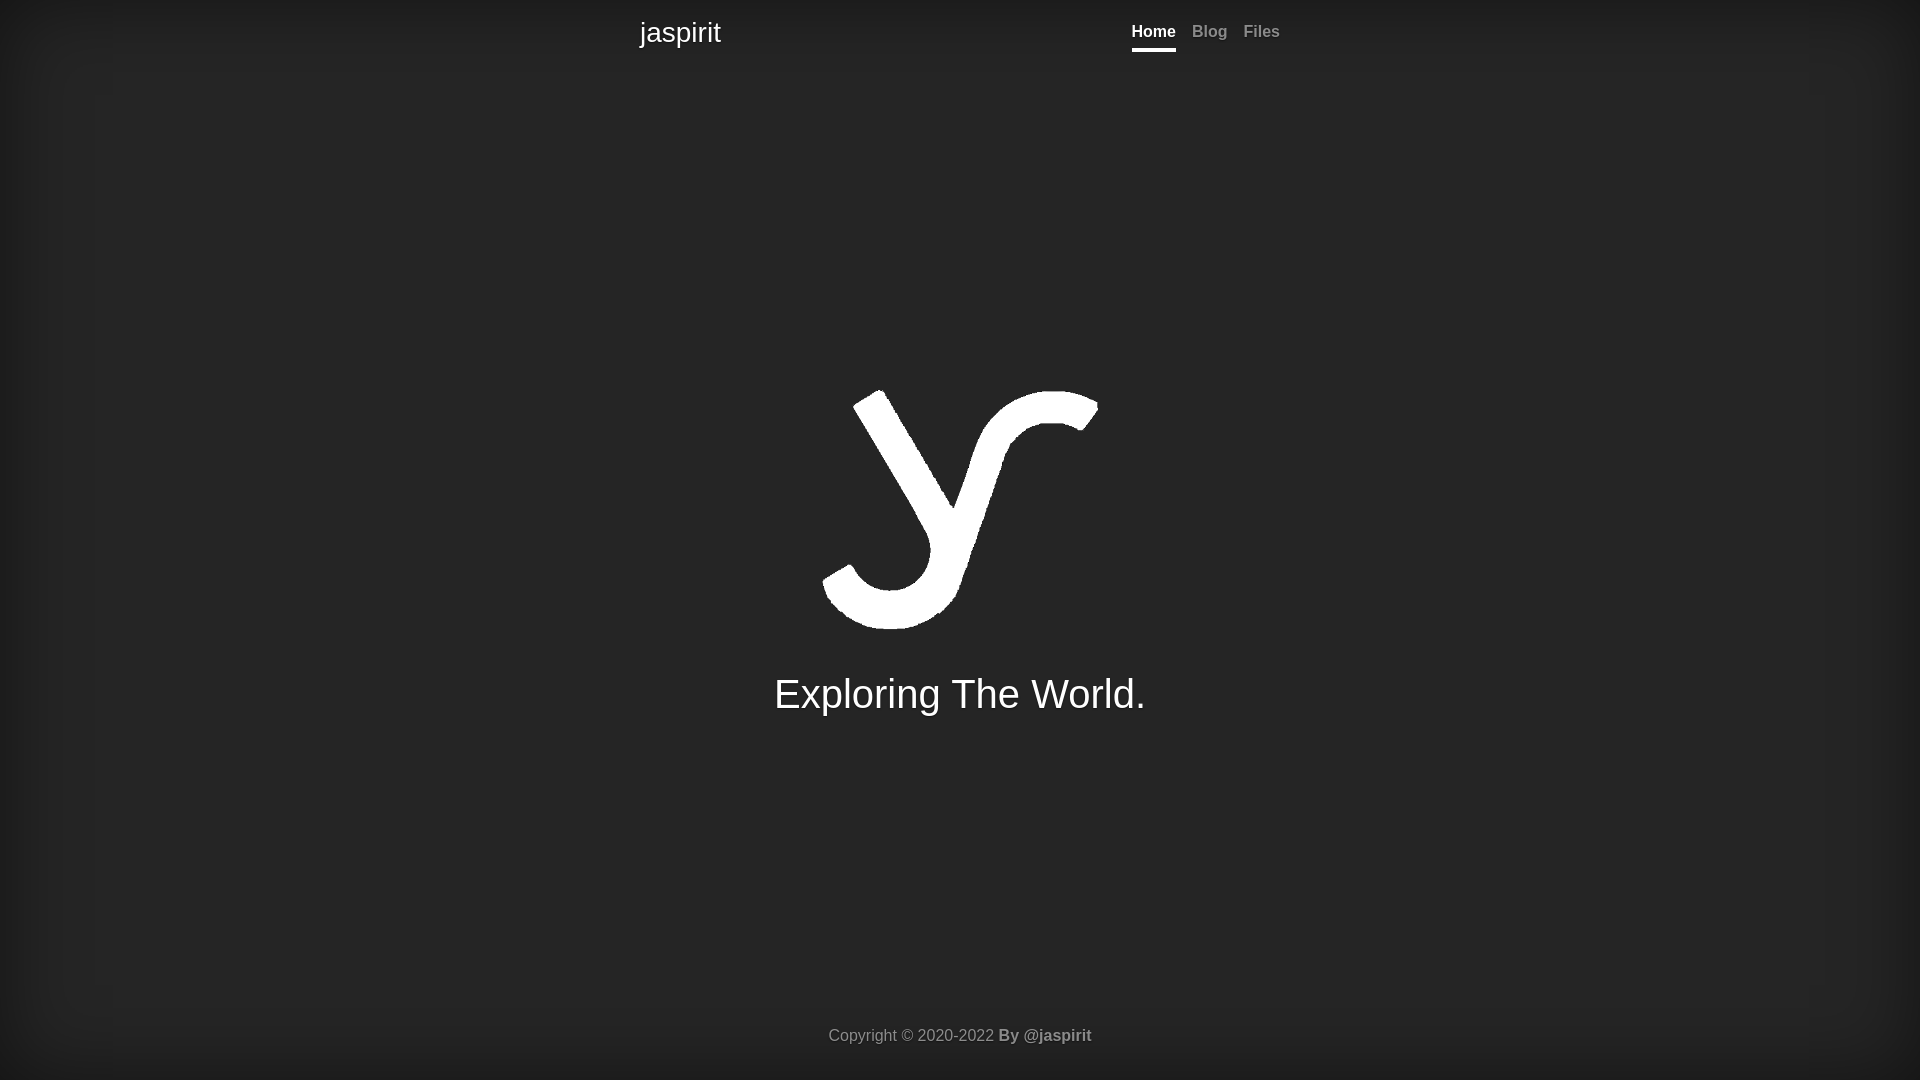 Image resolution: width=1920 pixels, height=1080 pixels. Describe the element at coordinates (1261, 34) in the screenshot. I see `'Files'` at that location.